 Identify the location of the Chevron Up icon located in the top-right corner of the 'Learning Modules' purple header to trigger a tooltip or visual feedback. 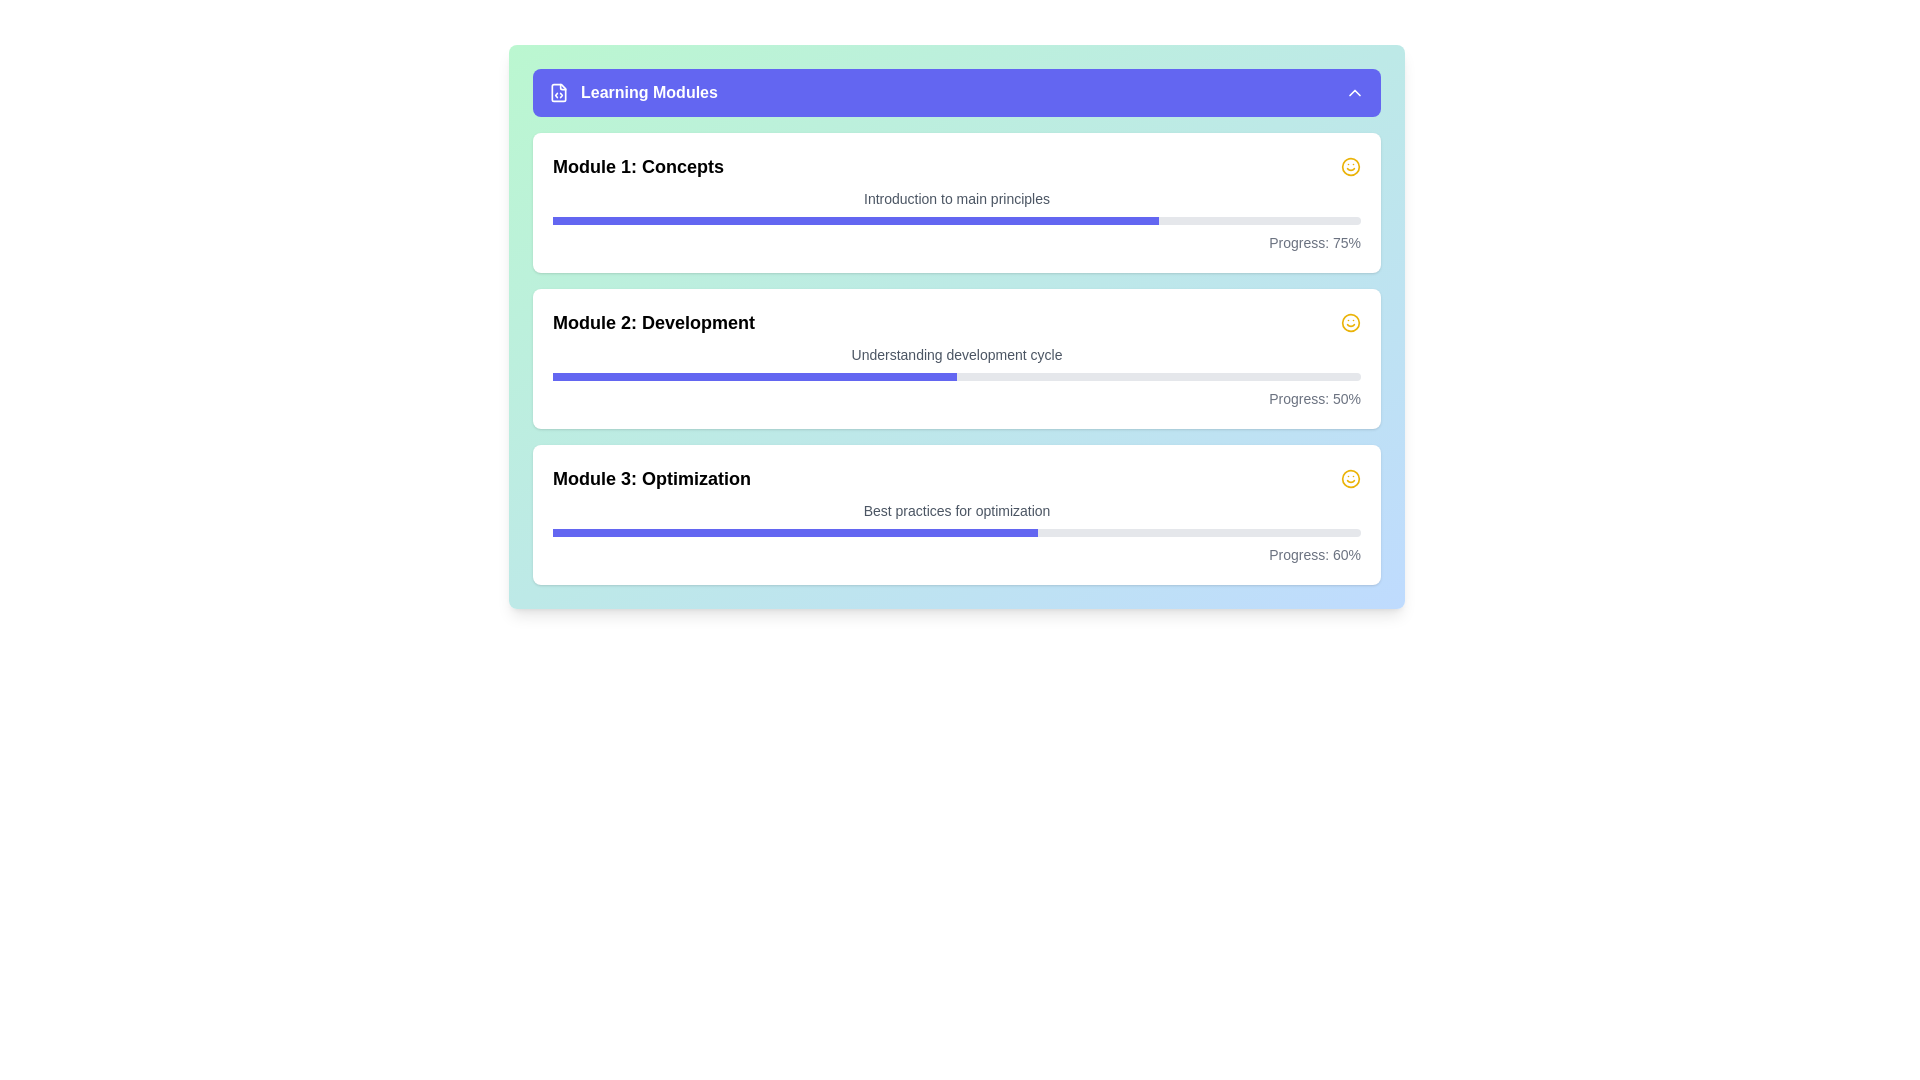
(1354, 92).